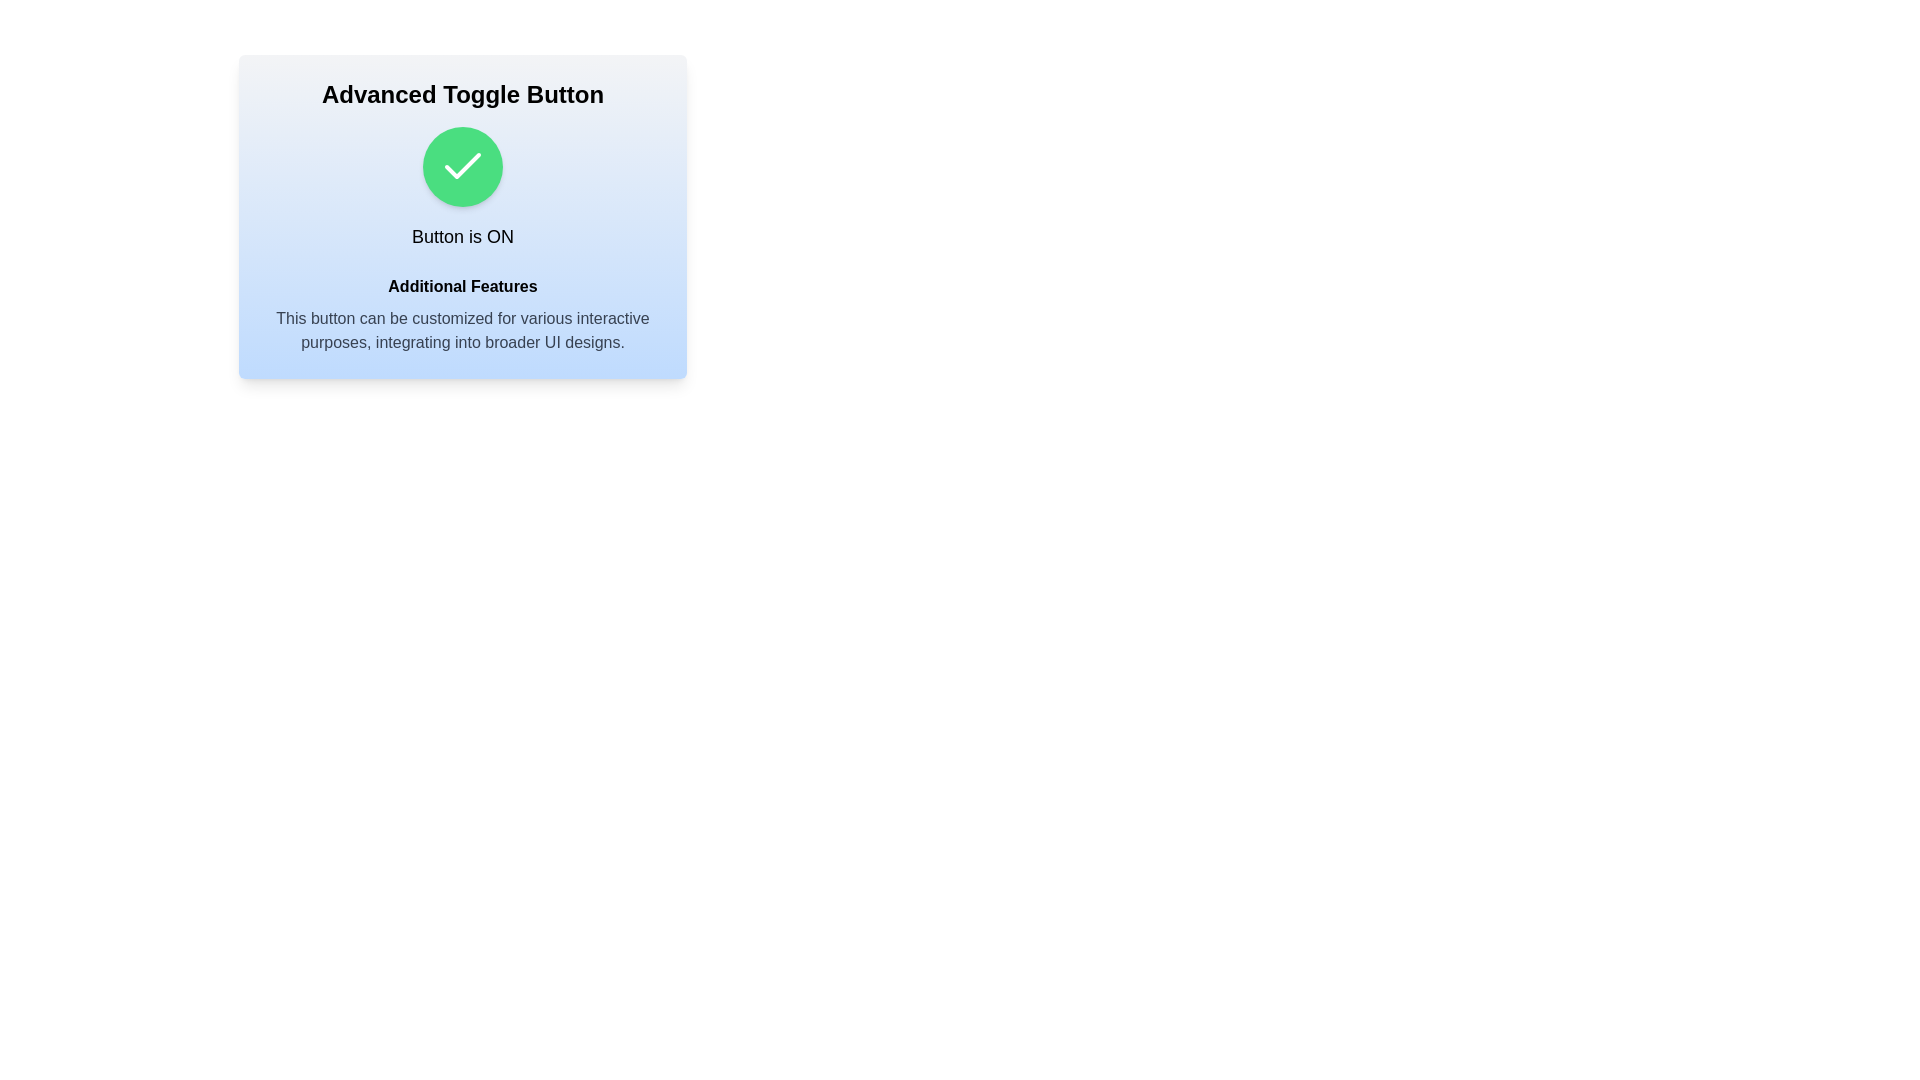  Describe the element at coordinates (461, 165) in the screenshot. I see `the toggle button to switch its state` at that location.